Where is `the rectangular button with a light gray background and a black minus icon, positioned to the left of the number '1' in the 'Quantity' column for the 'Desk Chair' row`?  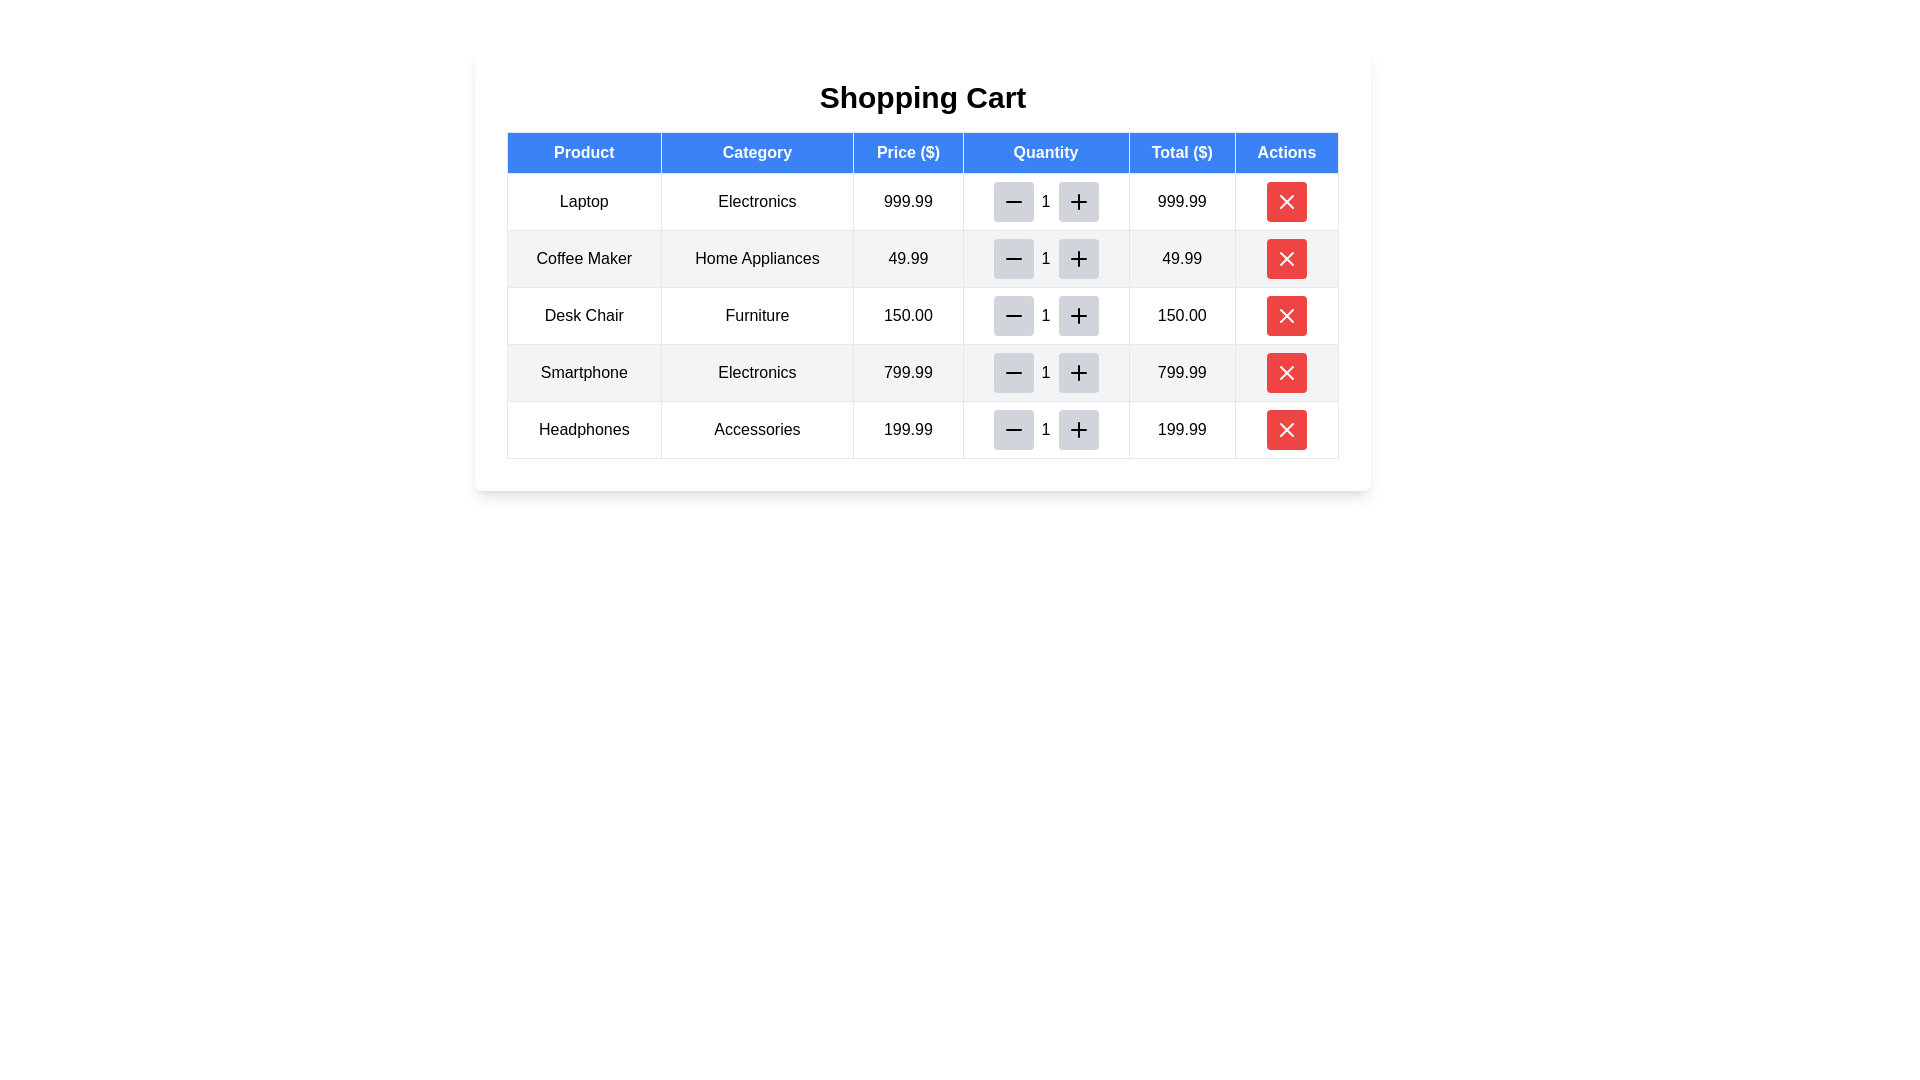
the rectangular button with a light gray background and a black minus icon, positioned to the left of the number '1' in the 'Quantity' column for the 'Desk Chair' row is located at coordinates (1013, 315).